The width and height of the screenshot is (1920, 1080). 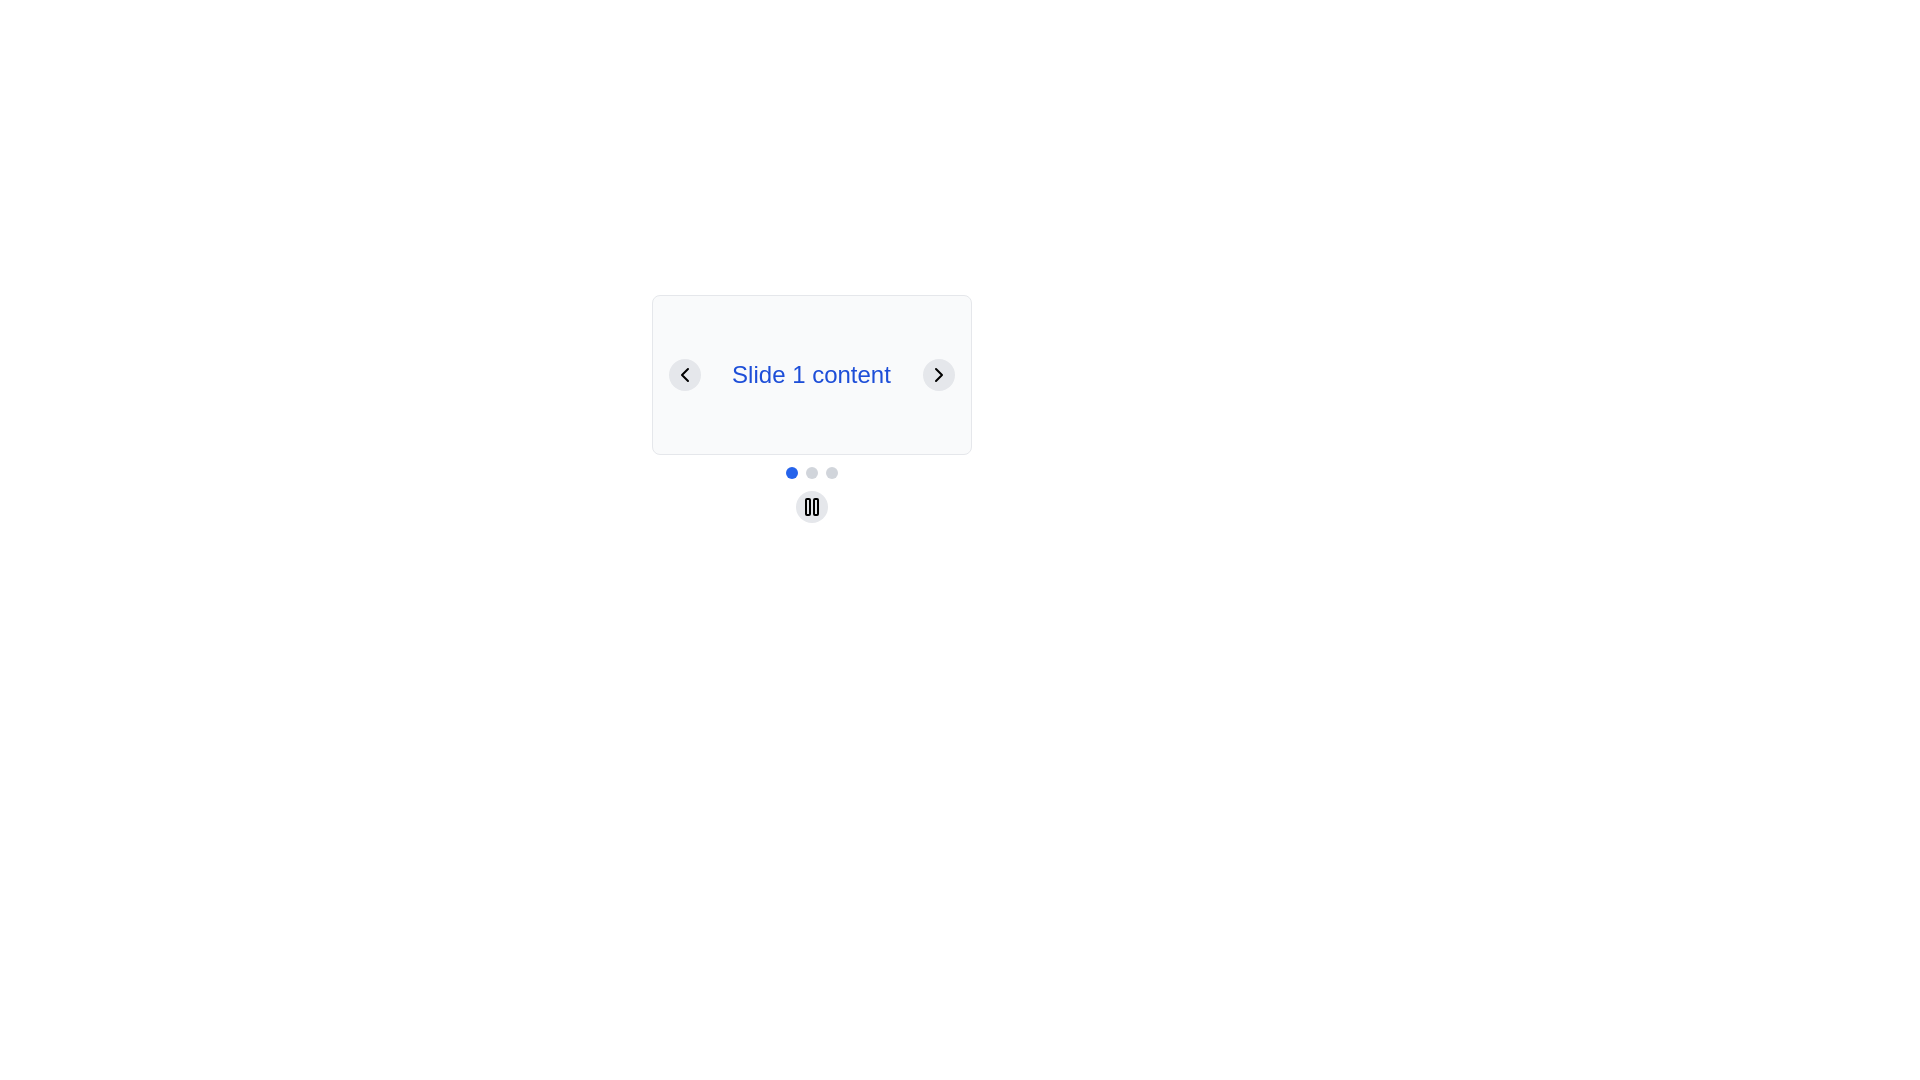 I want to click on the left bar of the pause button icon, which is a vertical rectangular bar with rounded corners, located below the main carousel component, so click(x=807, y=505).